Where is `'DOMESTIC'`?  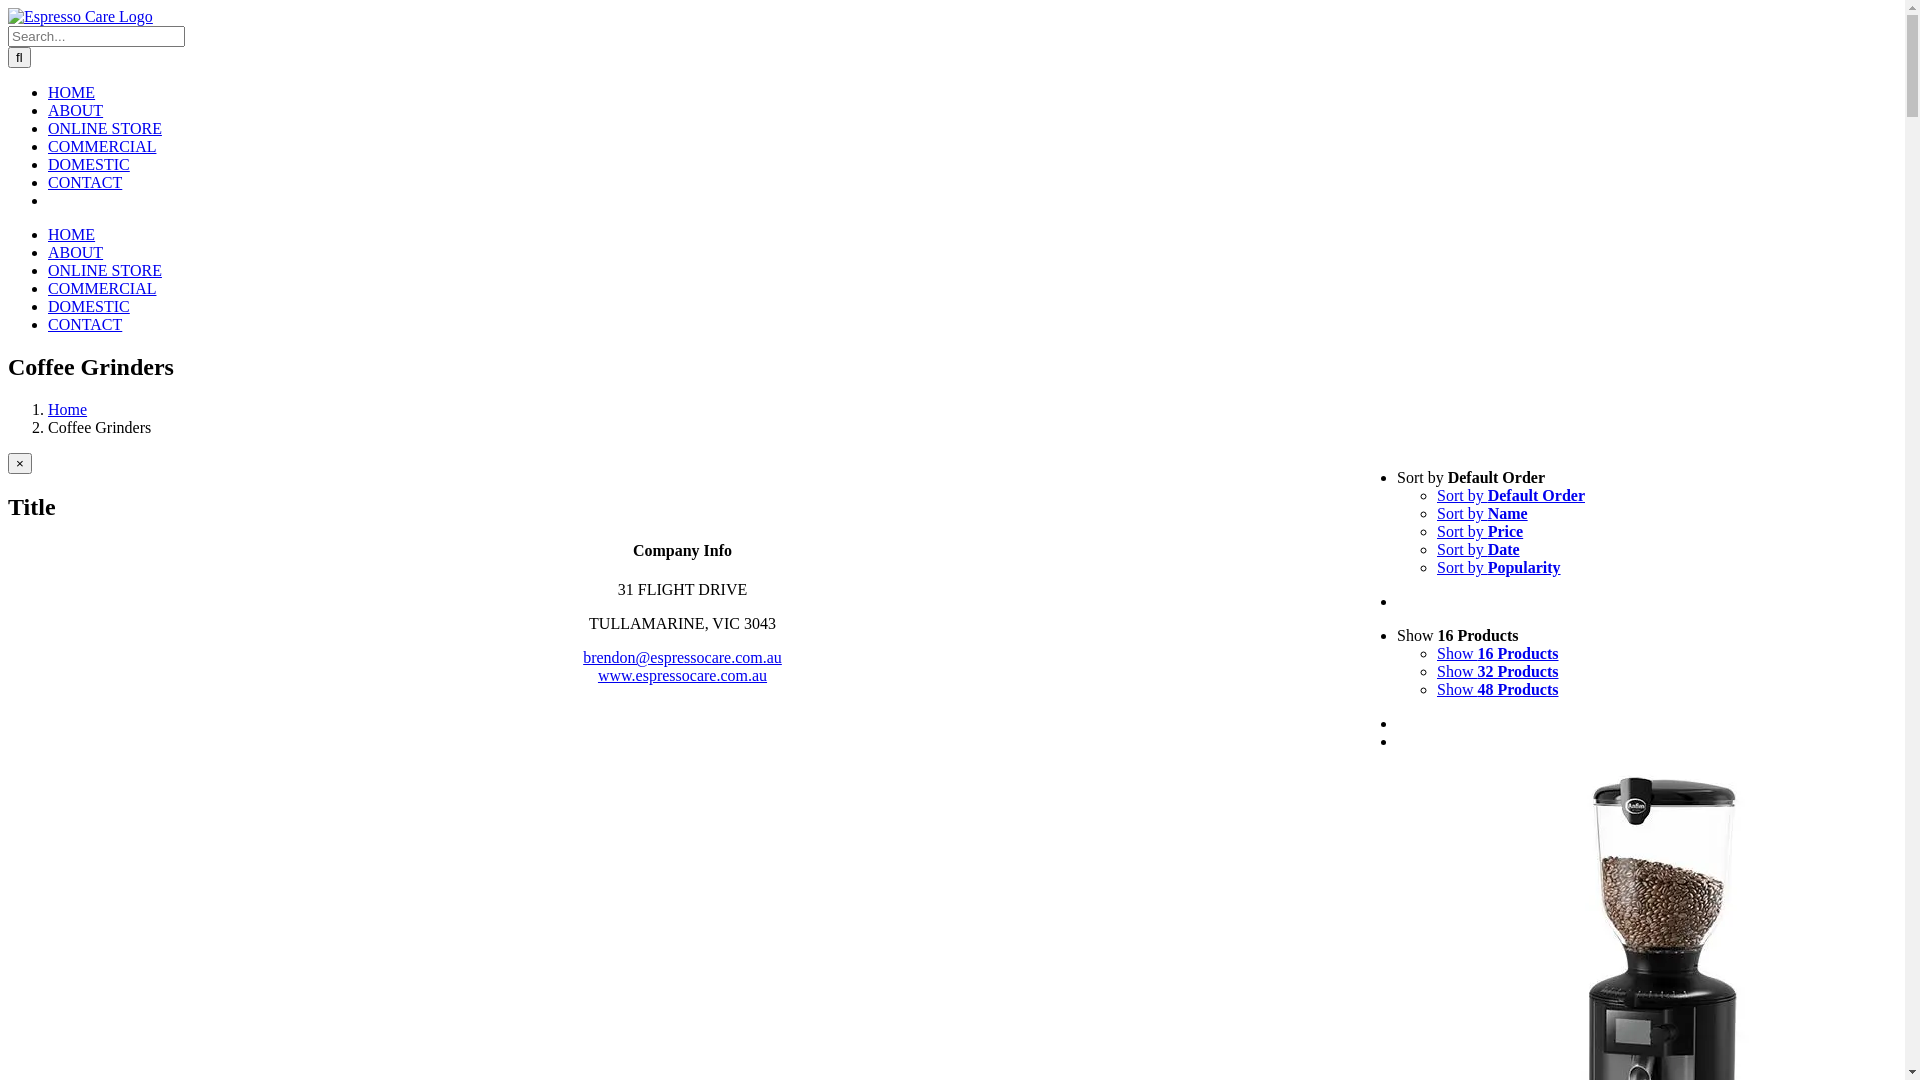
'DOMESTIC' is located at coordinates (48, 163).